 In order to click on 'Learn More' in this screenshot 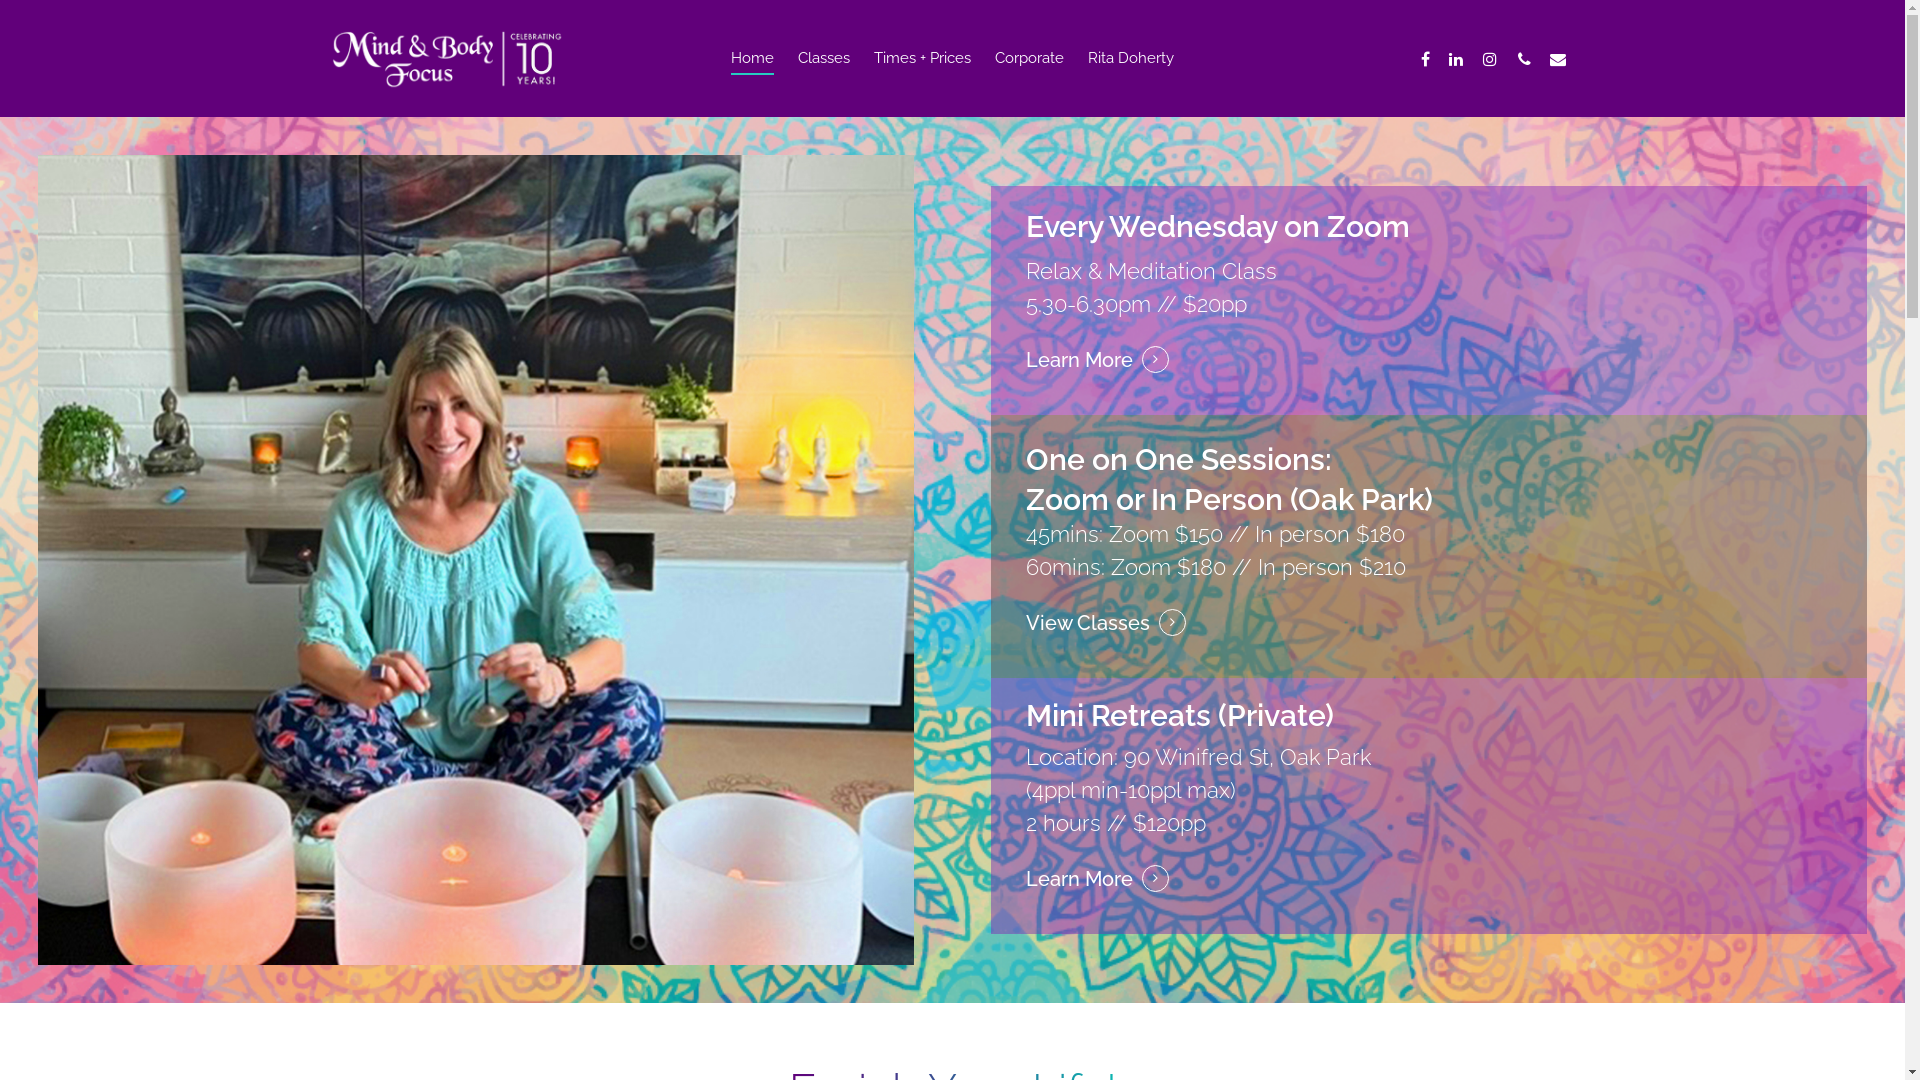, I will do `click(1096, 878)`.